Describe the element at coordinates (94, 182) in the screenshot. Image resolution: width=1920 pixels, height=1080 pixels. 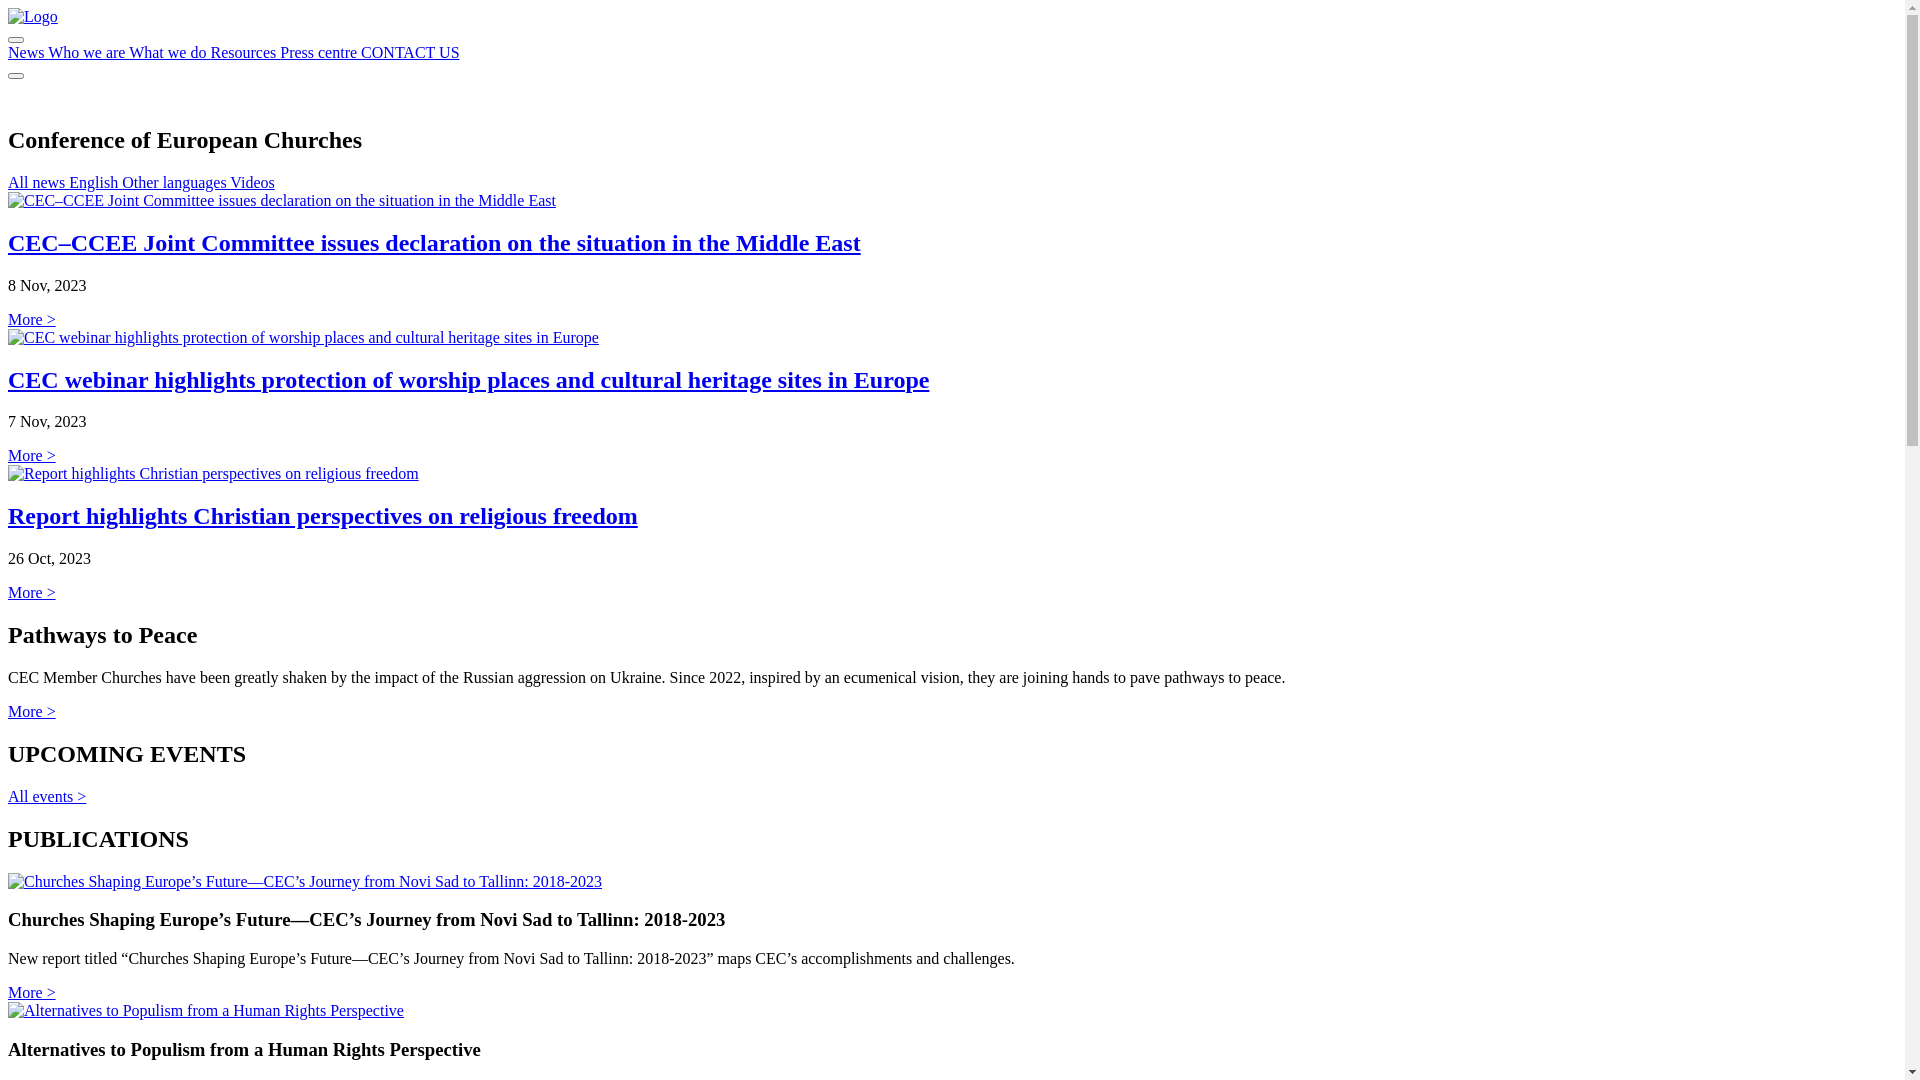
I see `'English'` at that location.